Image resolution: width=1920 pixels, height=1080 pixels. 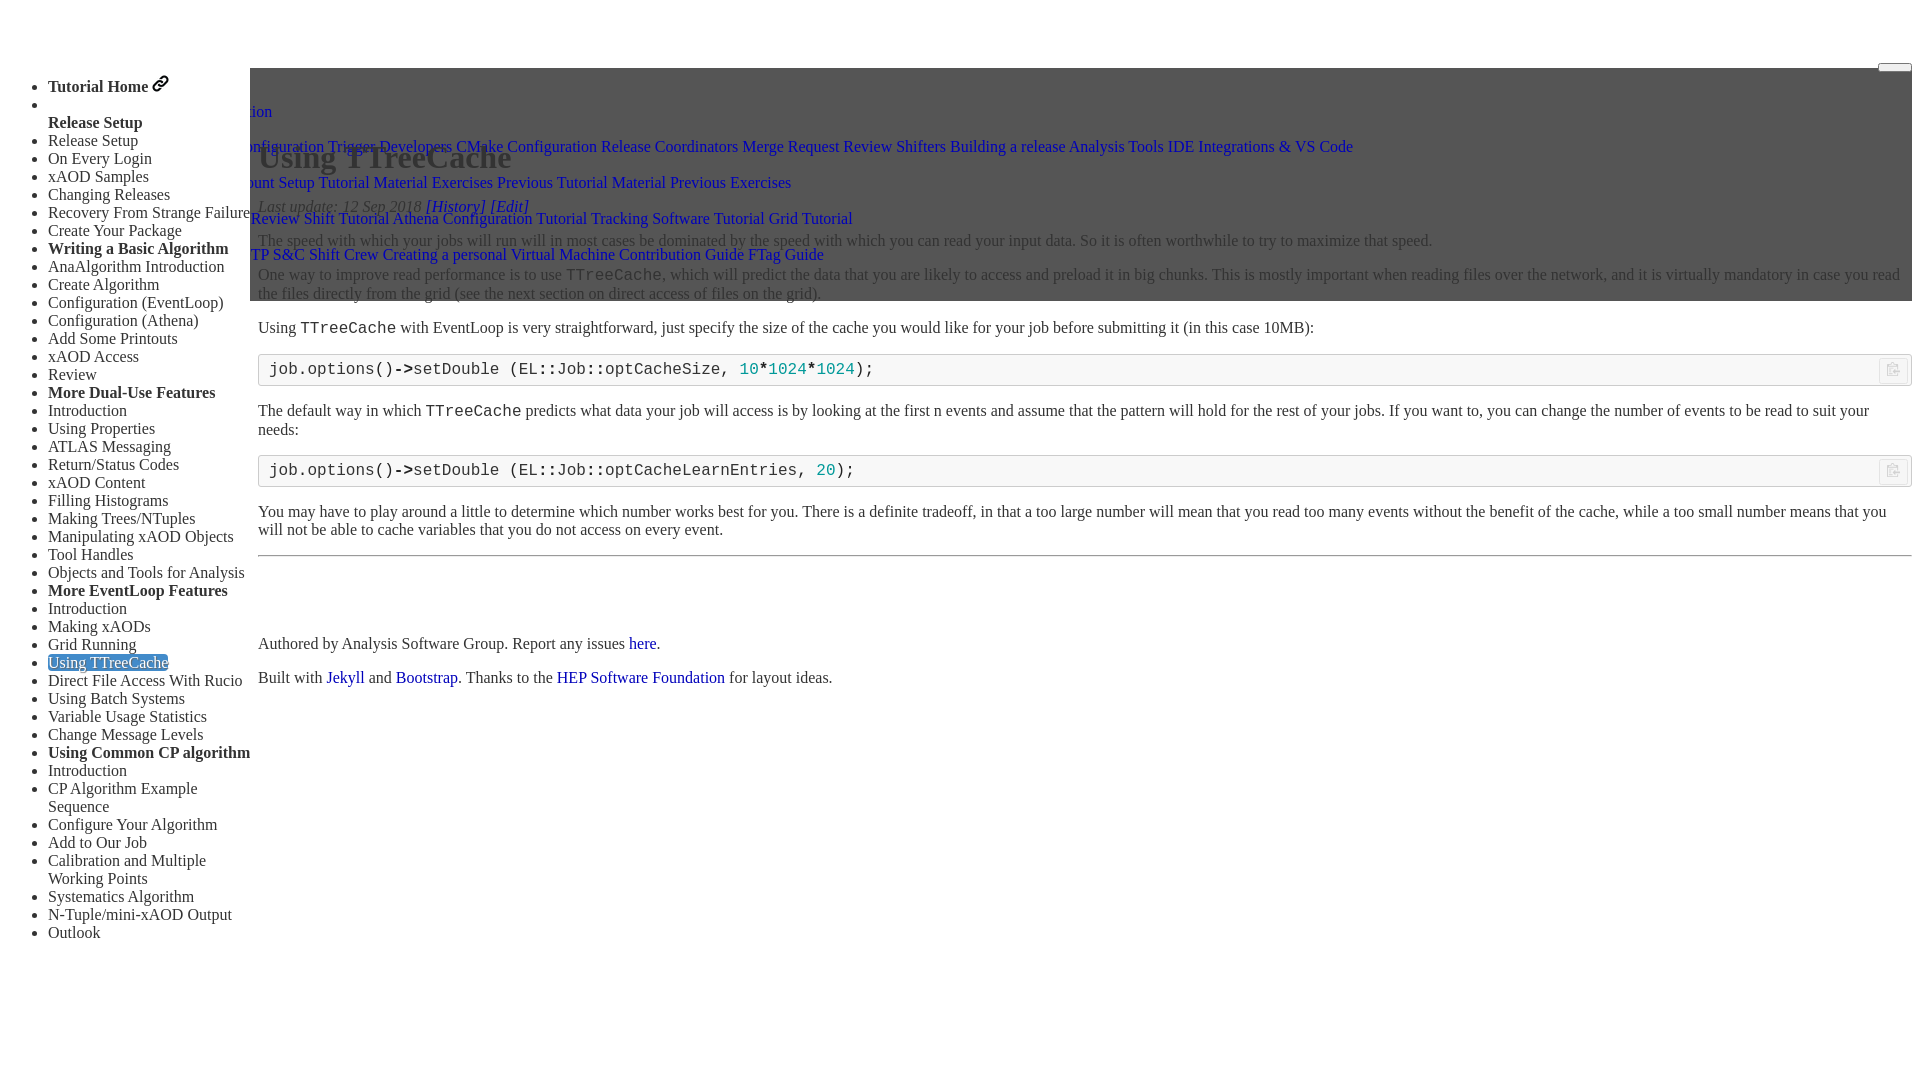 What do you see at coordinates (426, 676) in the screenshot?
I see `'Bootstrap'` at bounding box center [426, 676].